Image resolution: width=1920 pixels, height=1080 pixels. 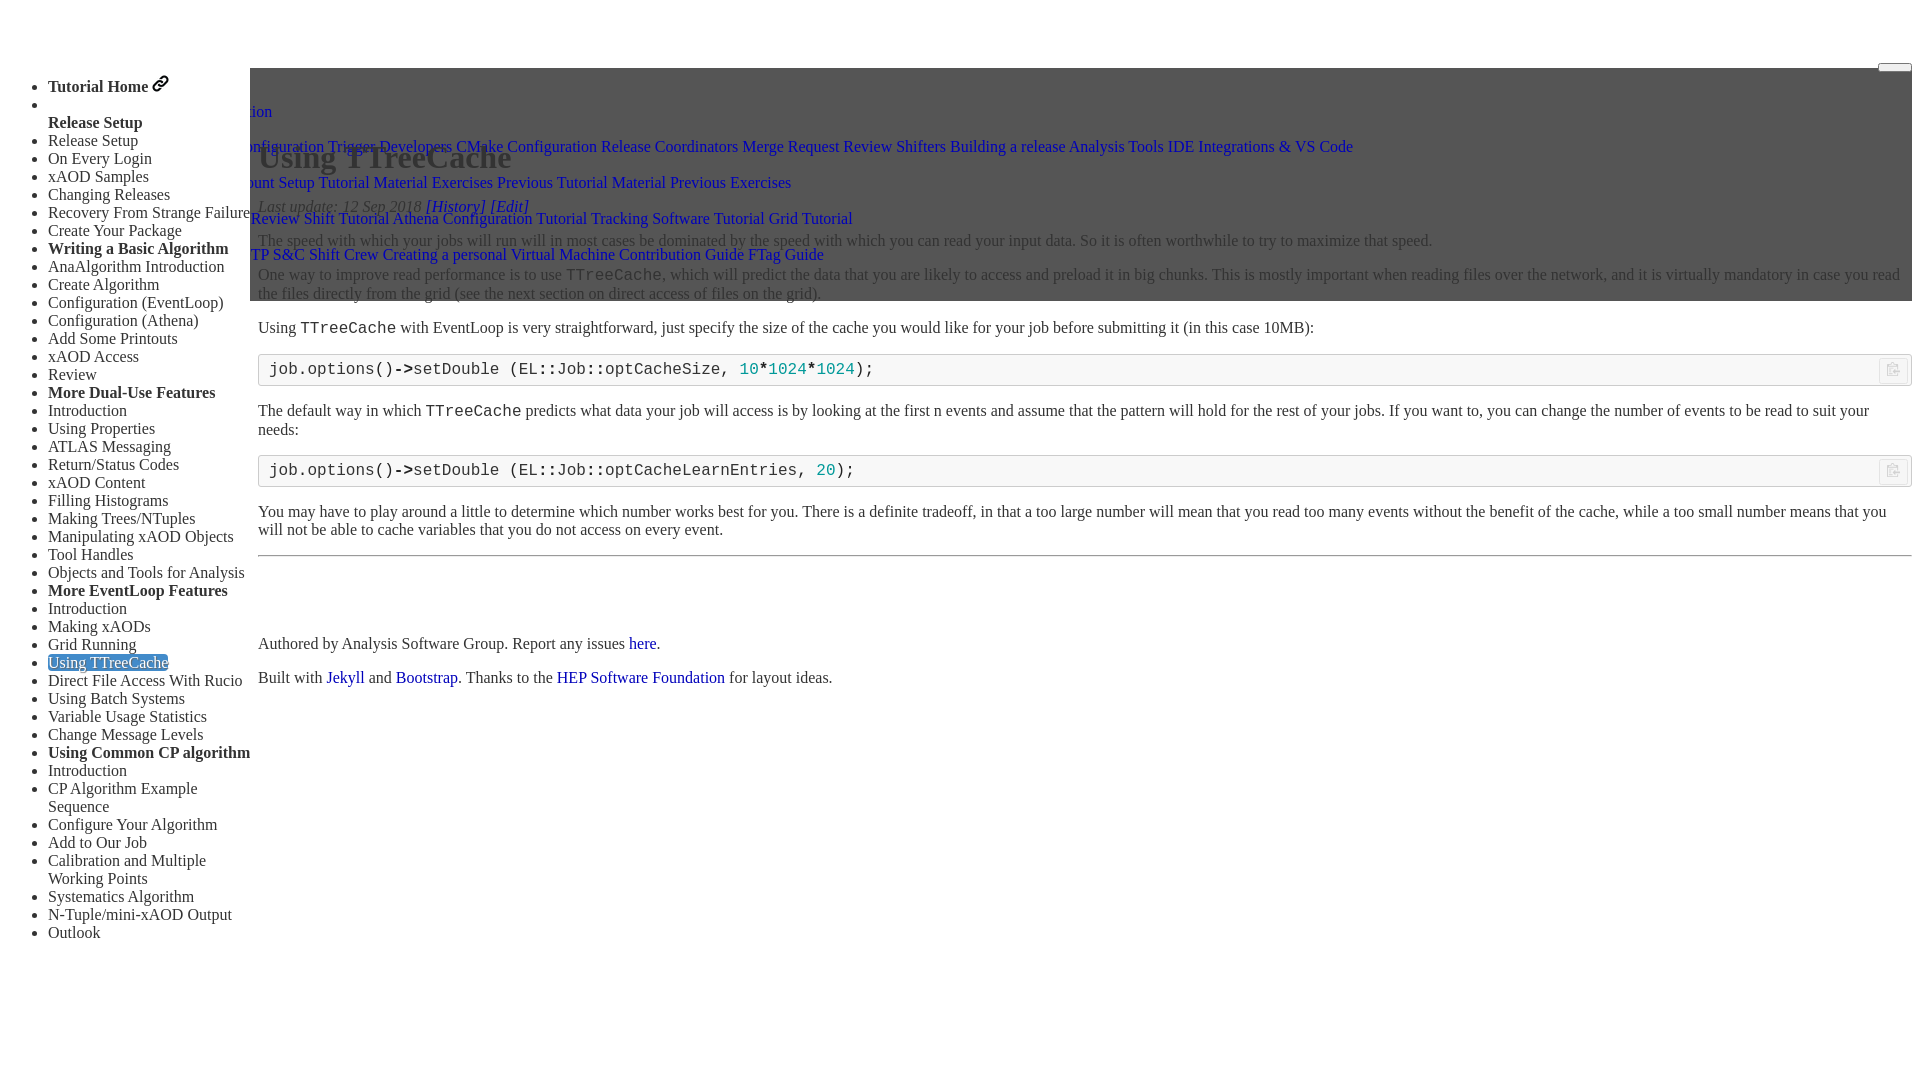 What do you see at coordinates (426, 676) in the screenshot?
I see `'Bootstrap'` at bounding box center [426, 676].